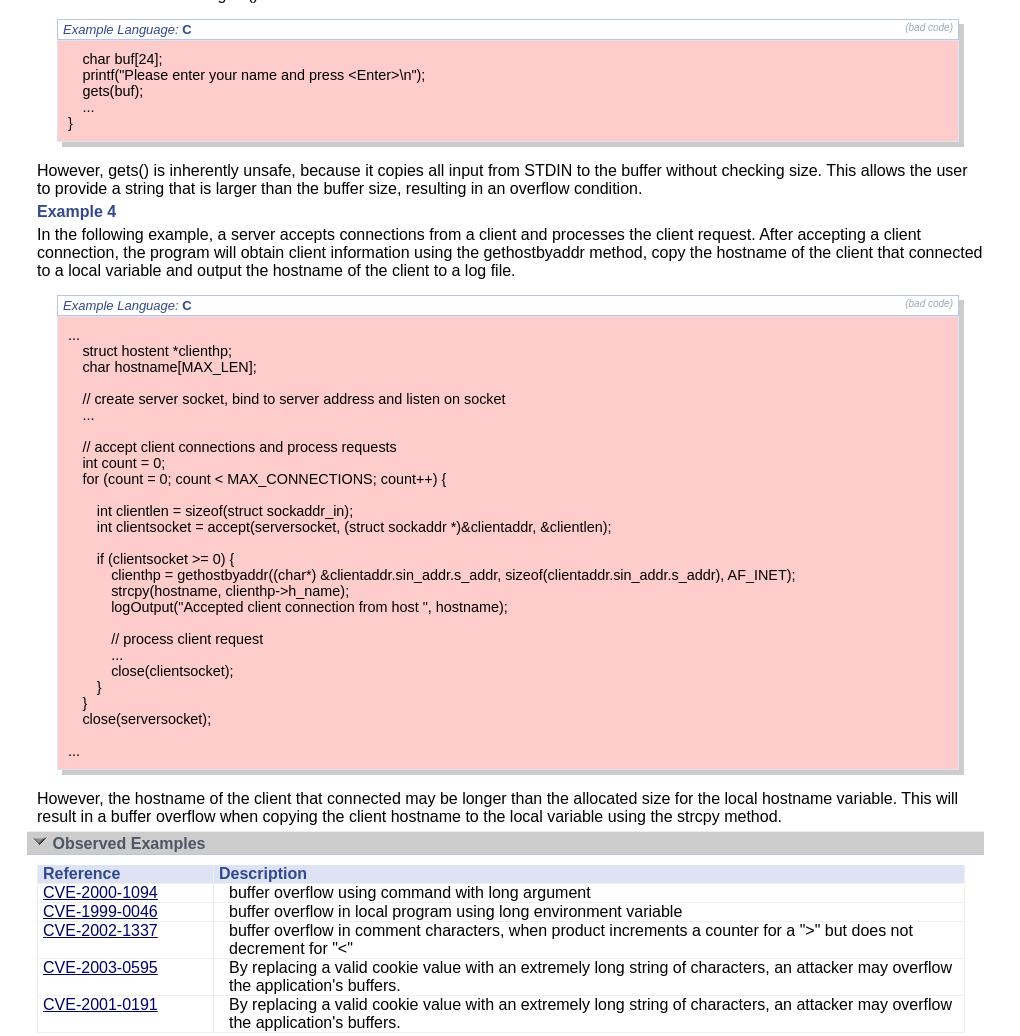 The width and height of the screenshot is (1020, 1036). Describe the element at coordinates (98, 1004) in the screenshot. I see `'CVE-2001-0191'` at that location.